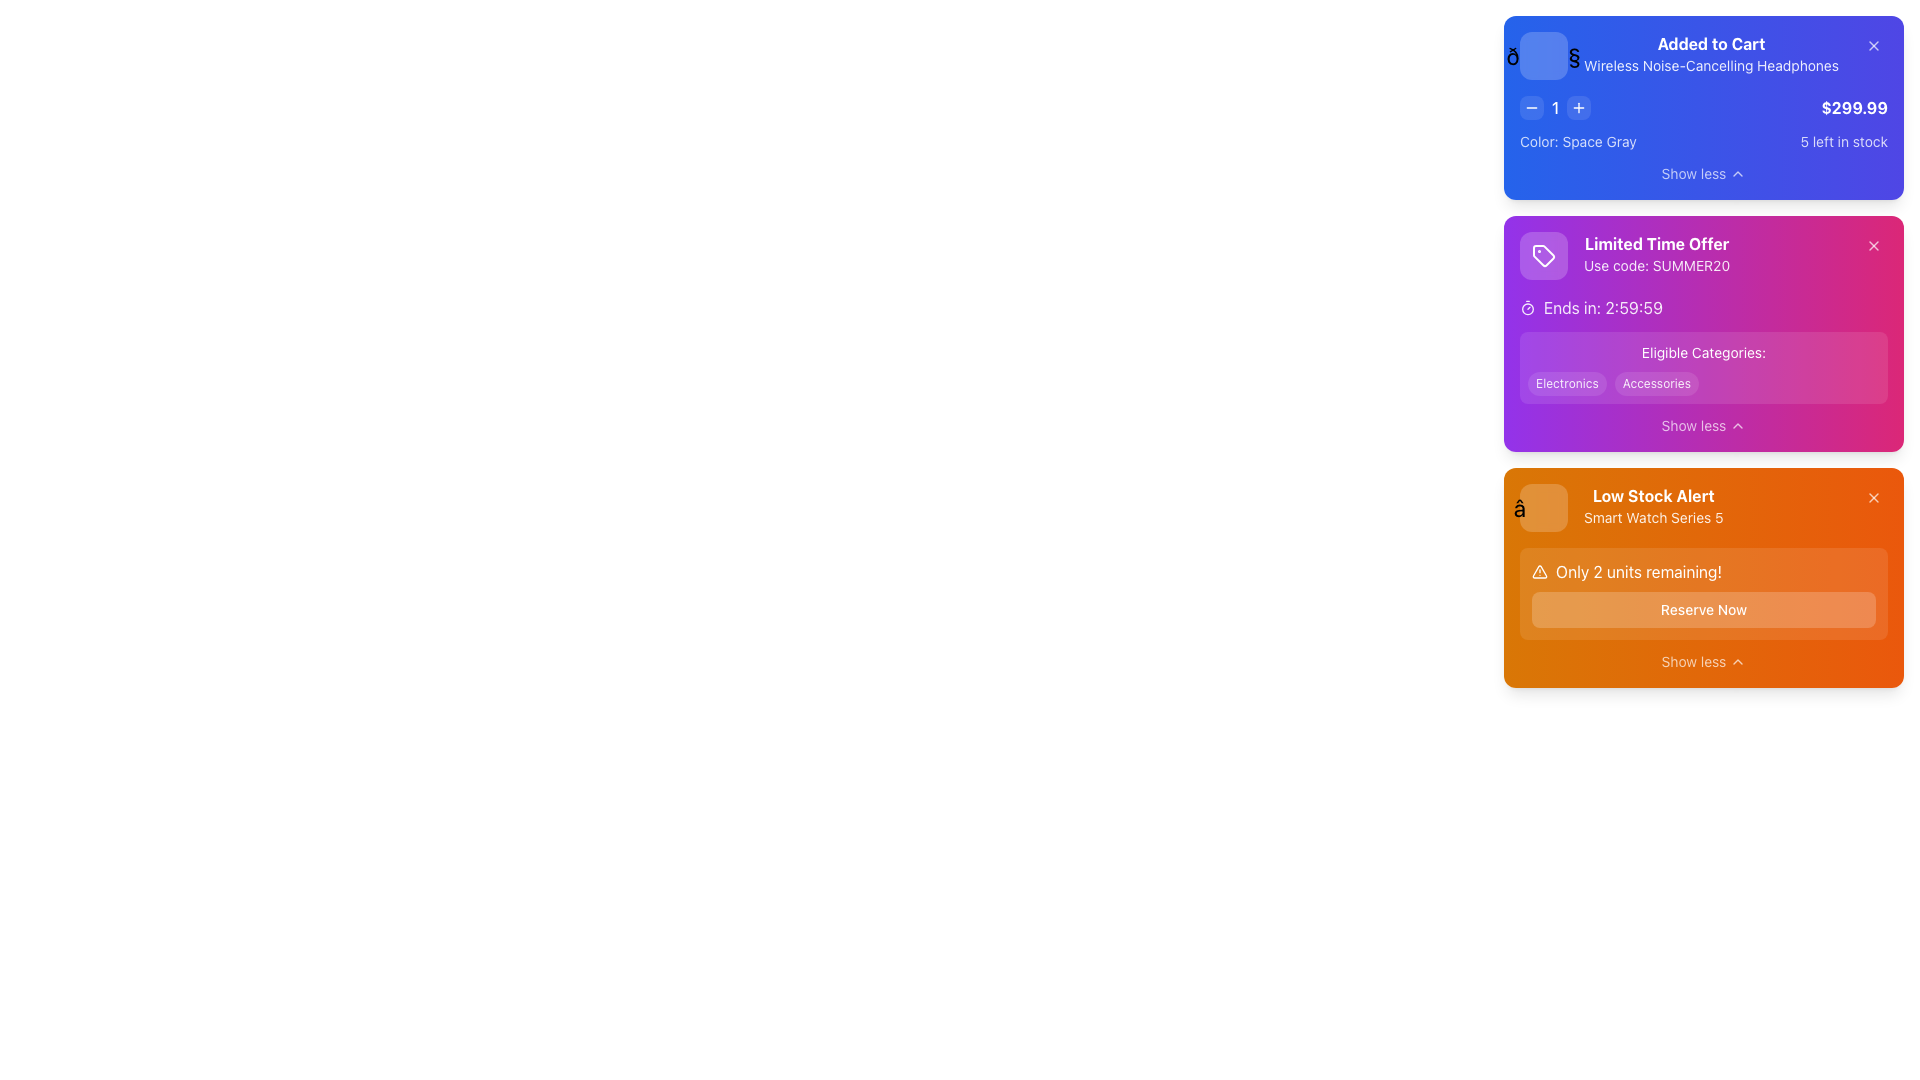  I want to click on the informational text displaying 'Only 2 units remaining!' within the orange box labeled 'Low Stock Alert', so click(1703, 571).